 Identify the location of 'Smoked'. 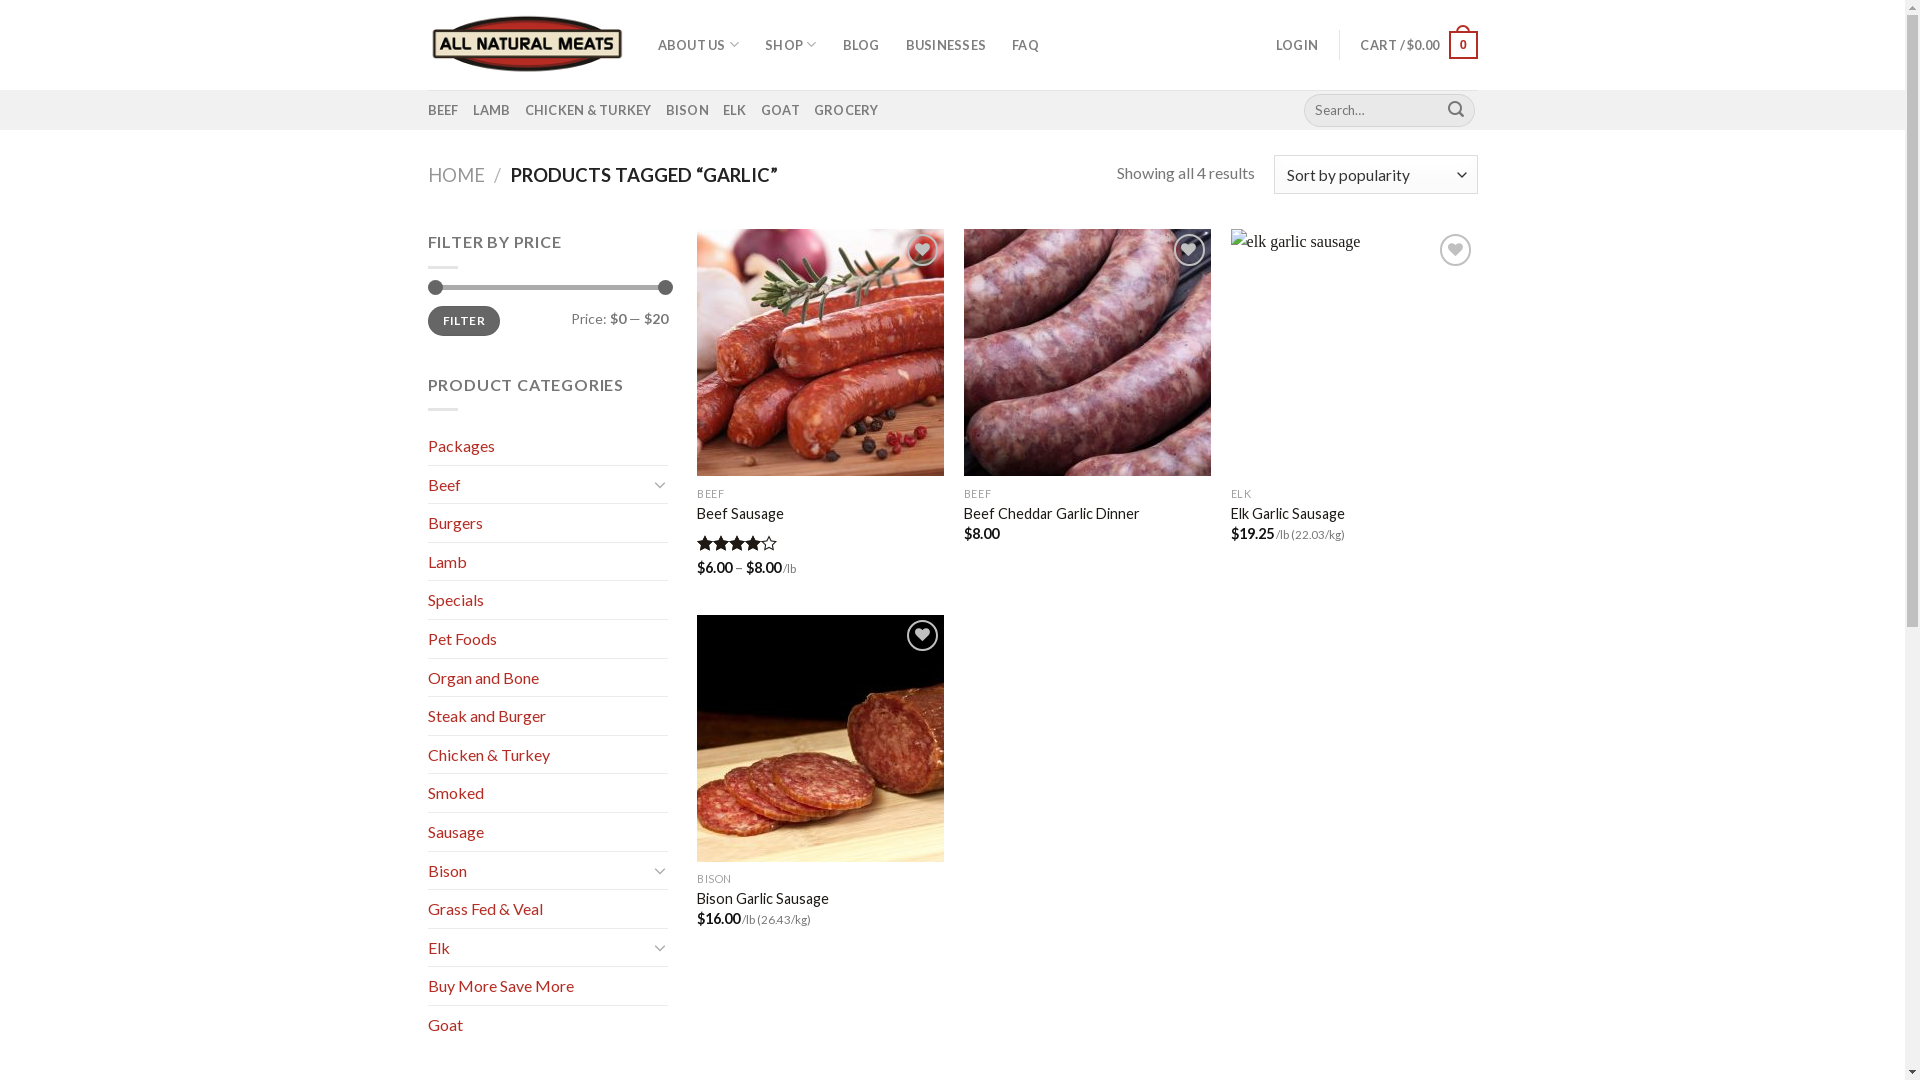
(547, 792).